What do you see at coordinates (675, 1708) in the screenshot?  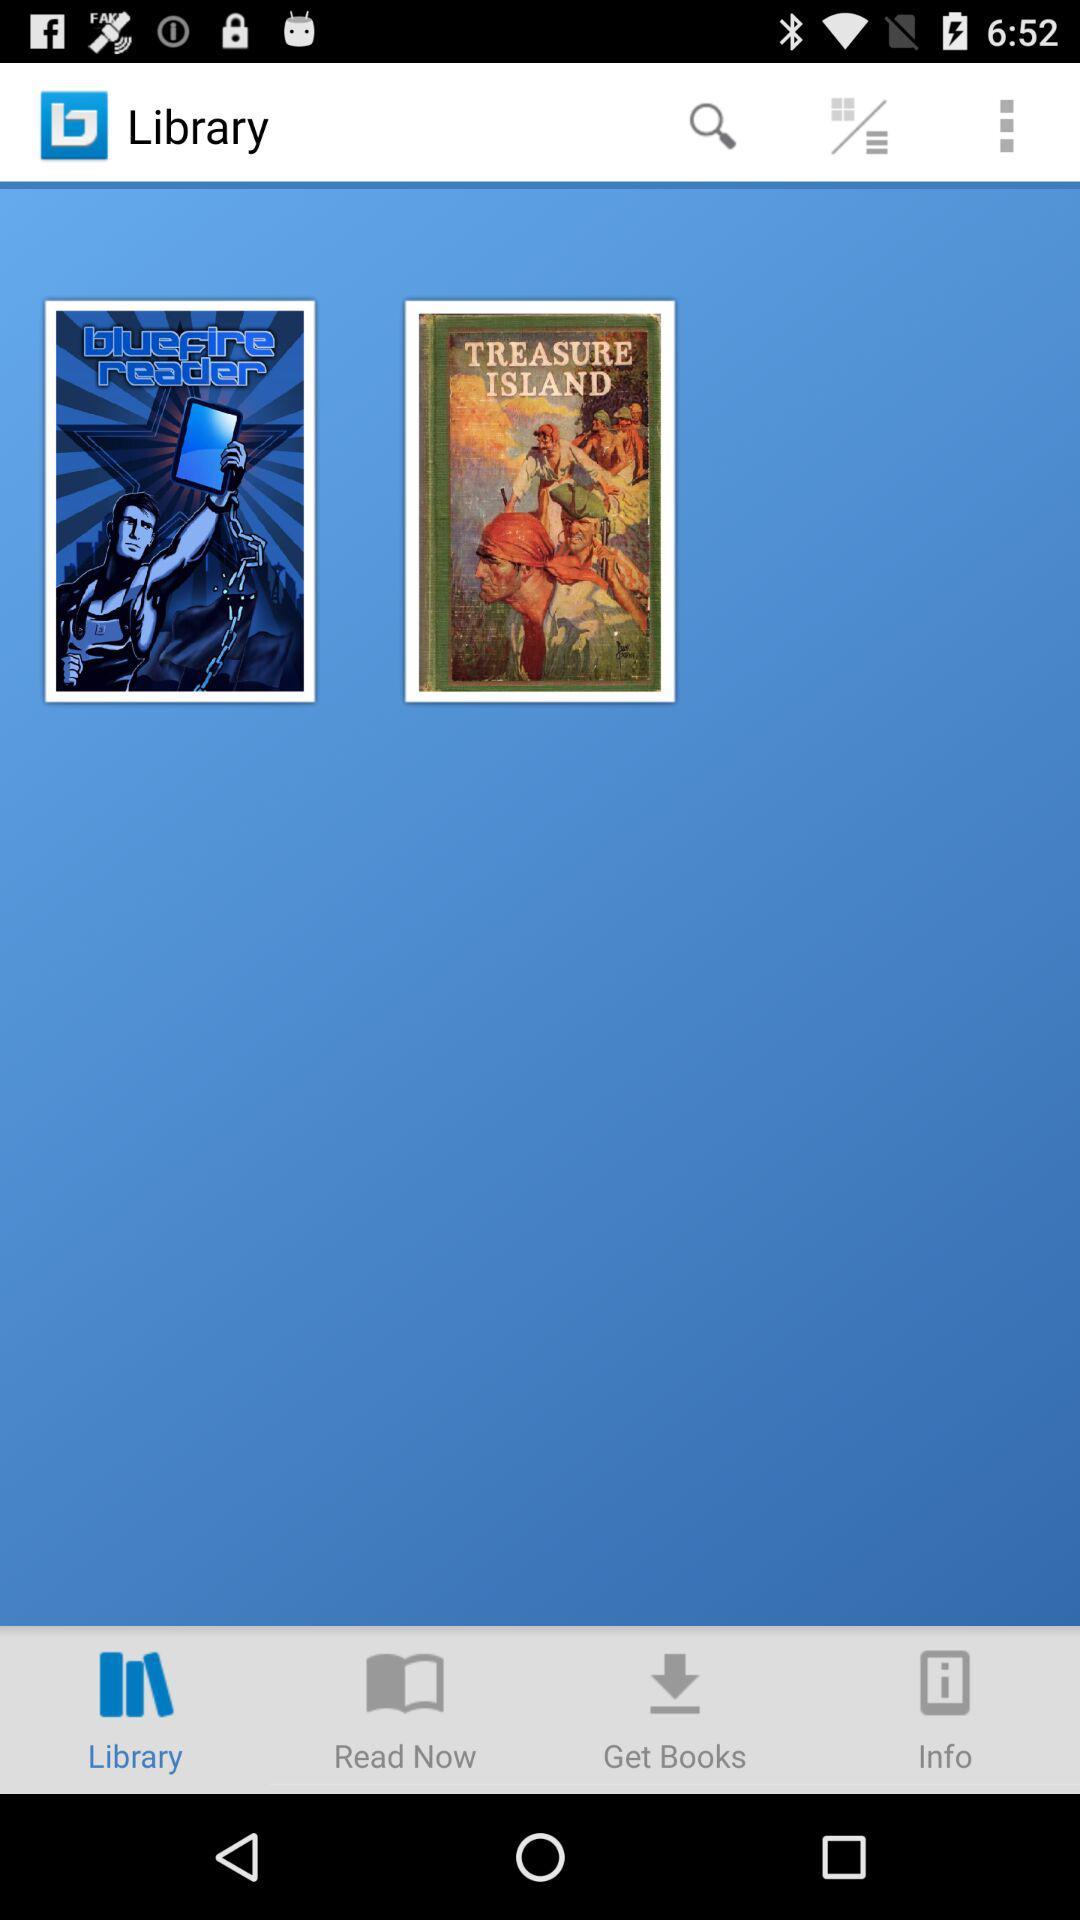 I see `download option` at bounding box center [675, 1708].